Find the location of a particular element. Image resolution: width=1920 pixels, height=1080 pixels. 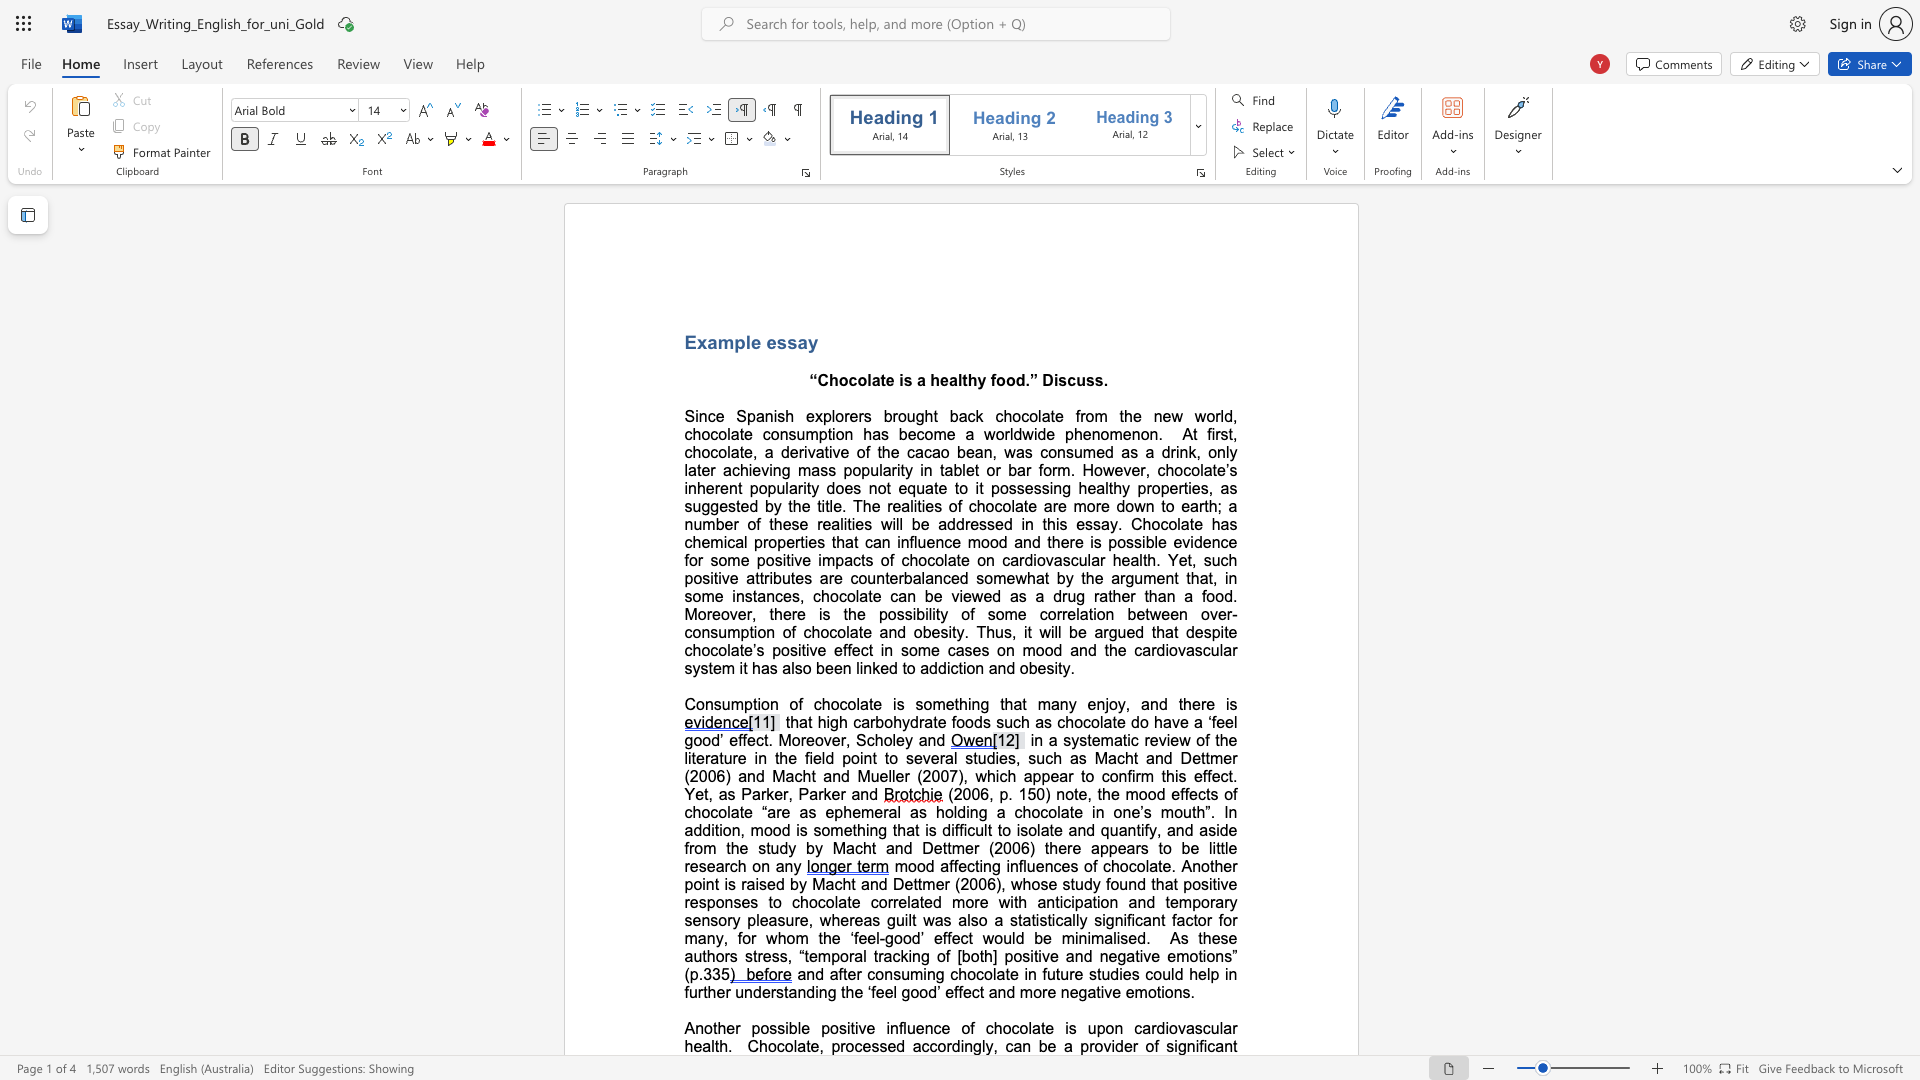

the subset text ", for whom the ‘feel-good’ effect would be minimalised" within the text "guilt was also a statistically significant factor for many, for whom the ‘feel-good’ effect would be minimalised" is located at coordinates (722, 938).